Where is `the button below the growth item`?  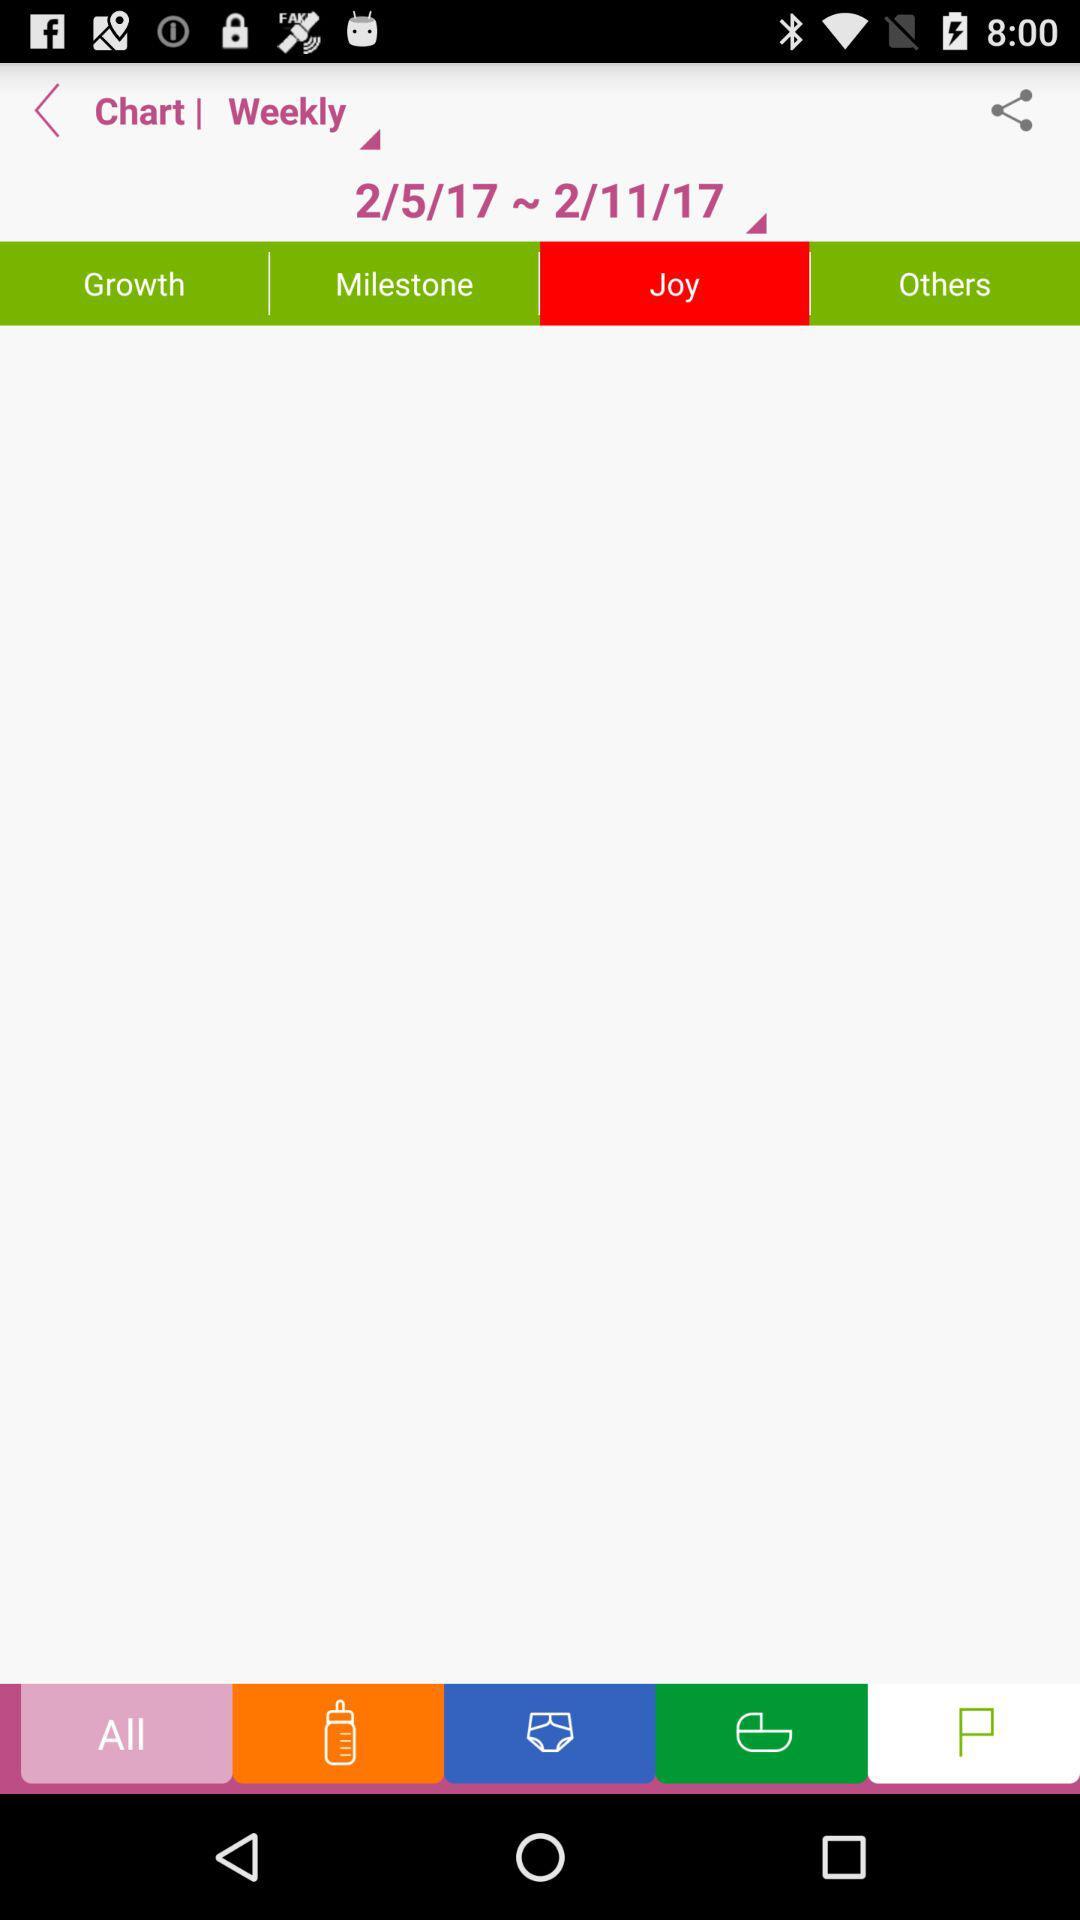
the button below the growth item is located at coordinates (540, 1004).